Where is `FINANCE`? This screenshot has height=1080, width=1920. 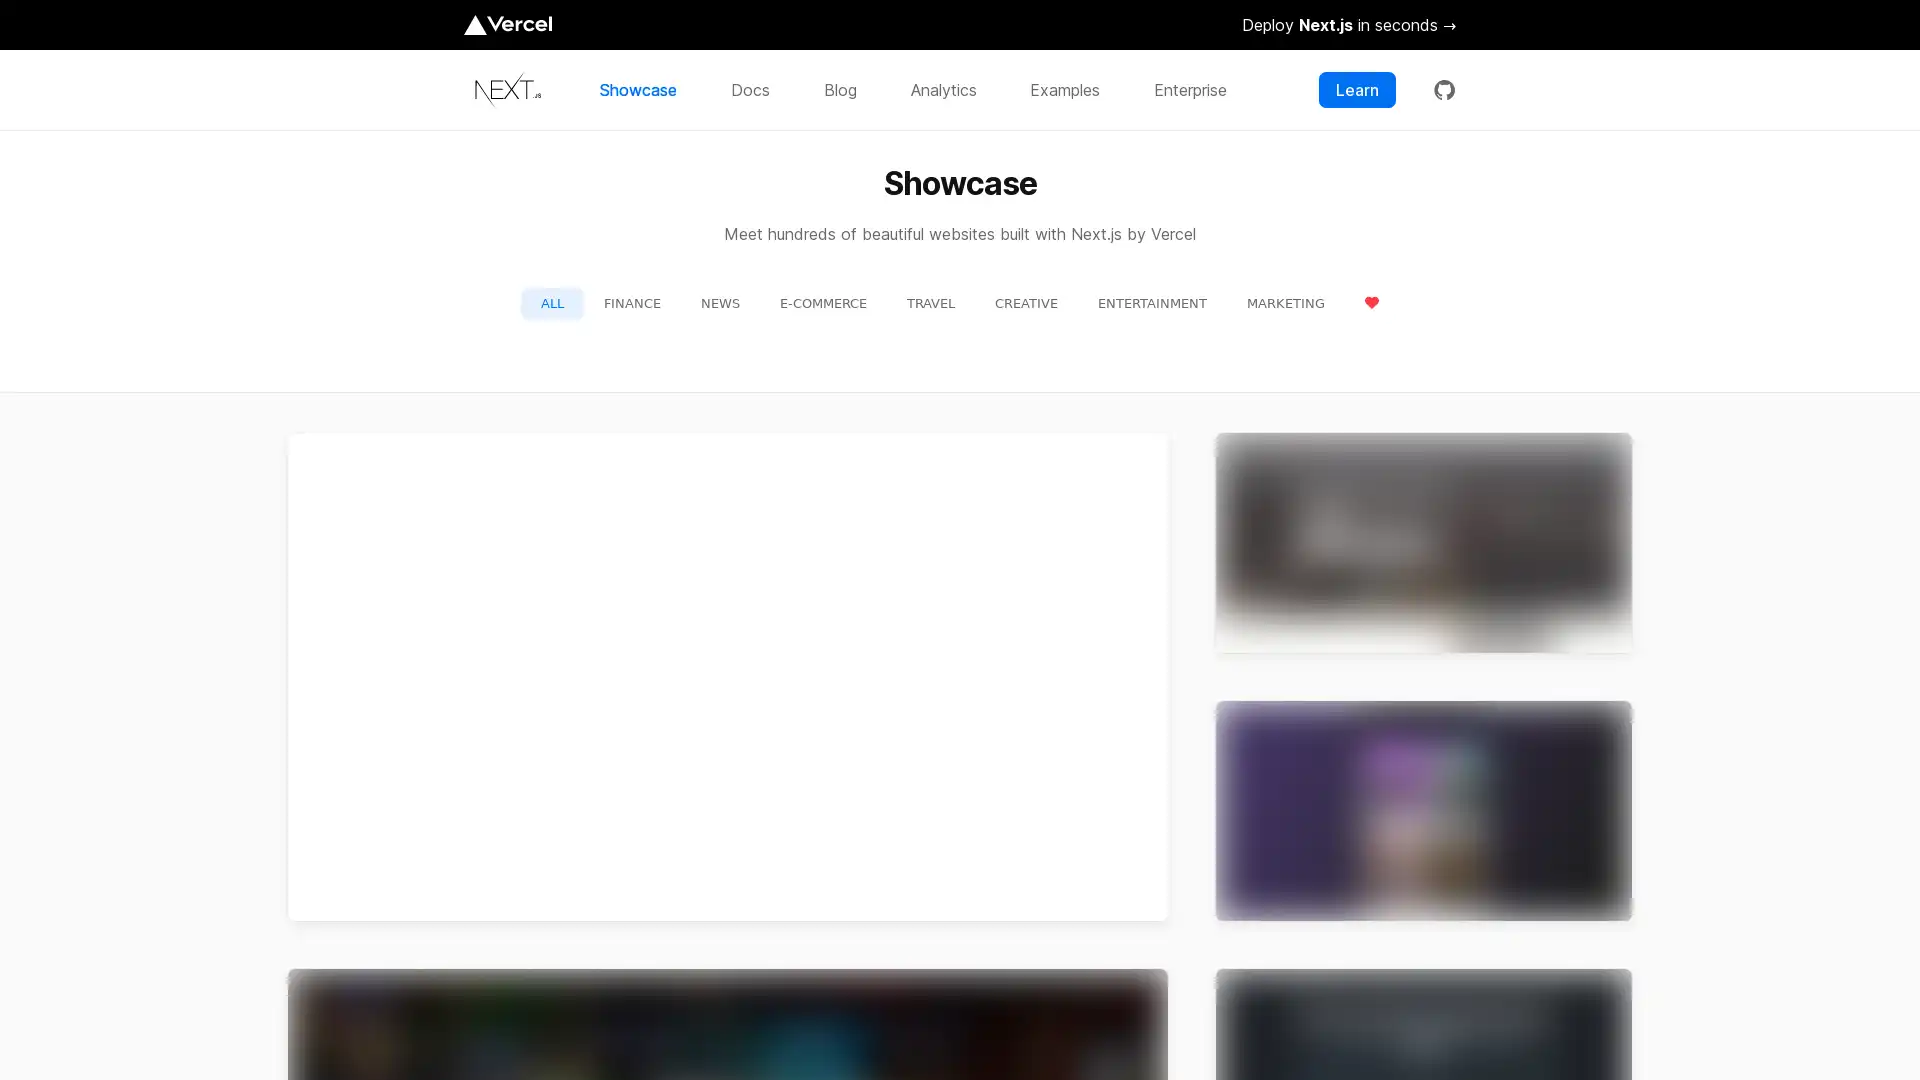 FINANCE is located at coordinates (631, 303).